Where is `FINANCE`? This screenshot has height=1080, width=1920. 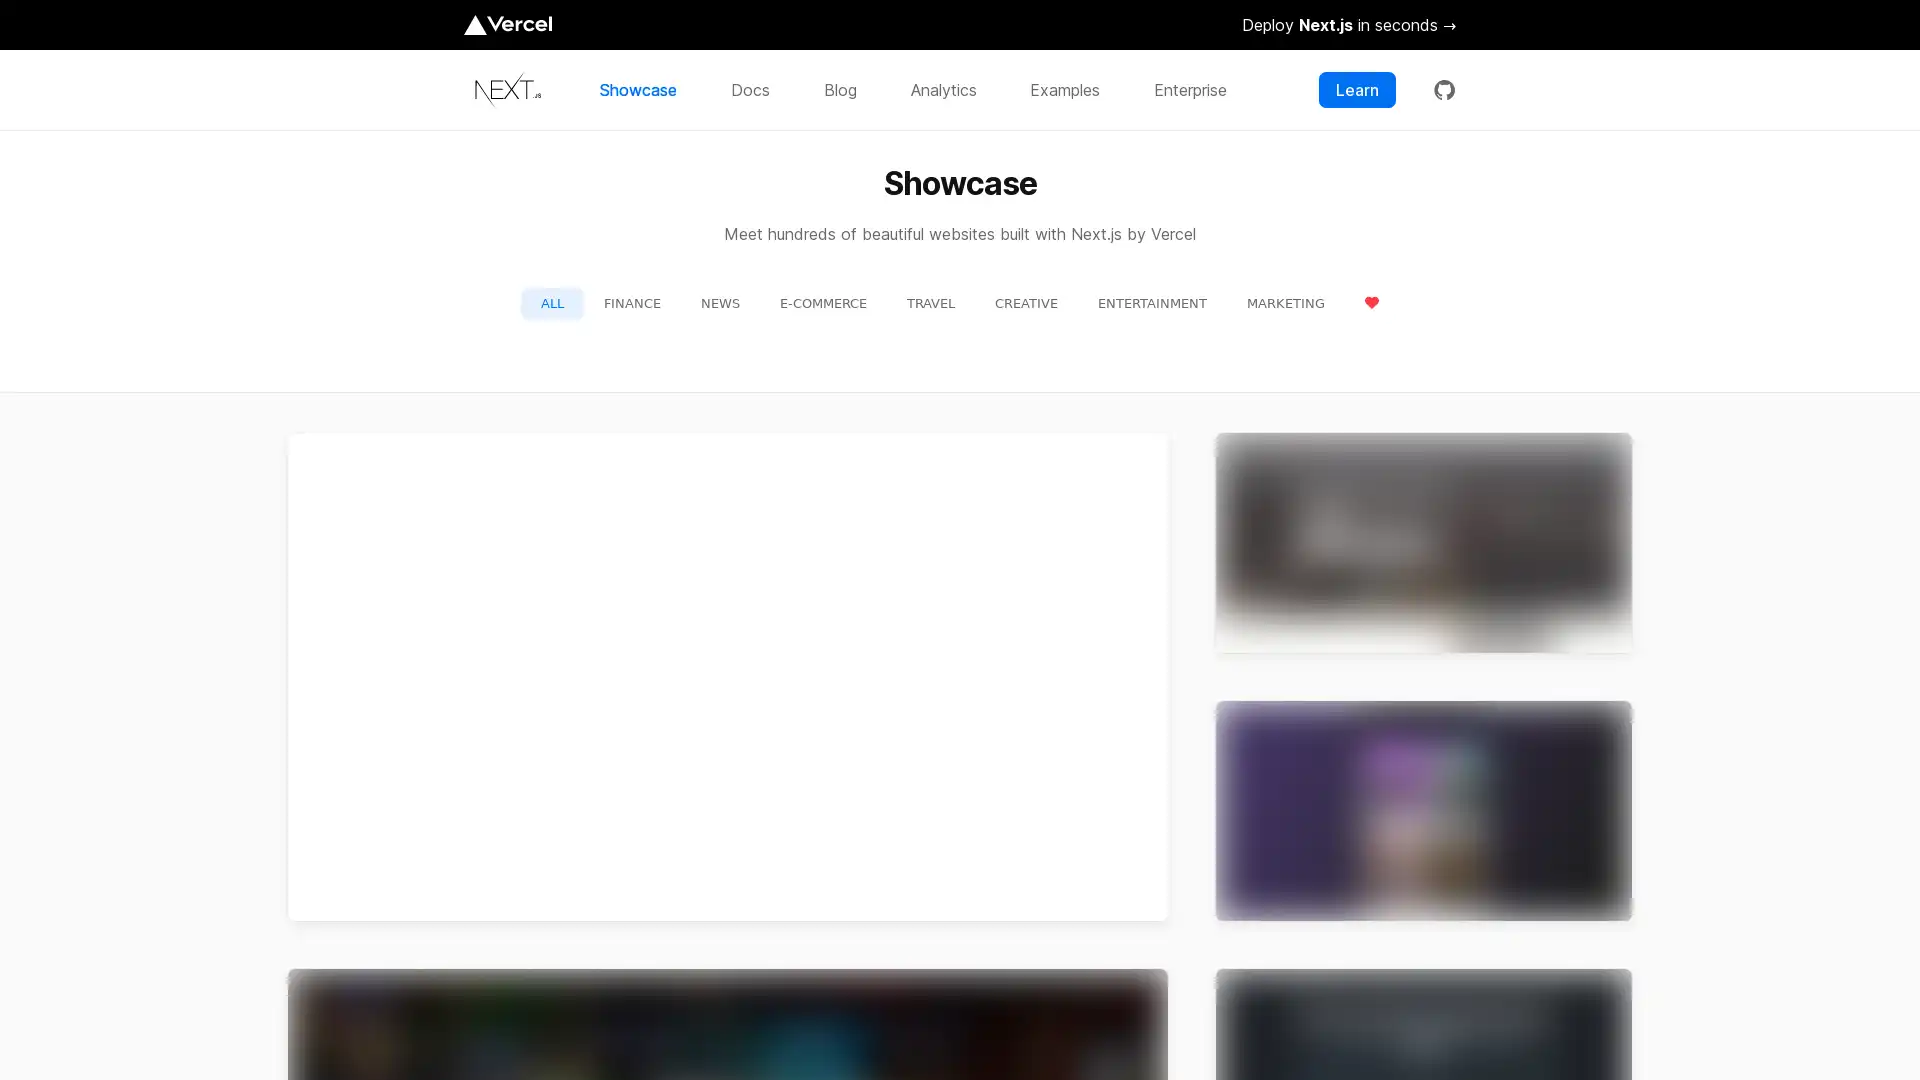 FINANCE is located at coordinates (631, 303).